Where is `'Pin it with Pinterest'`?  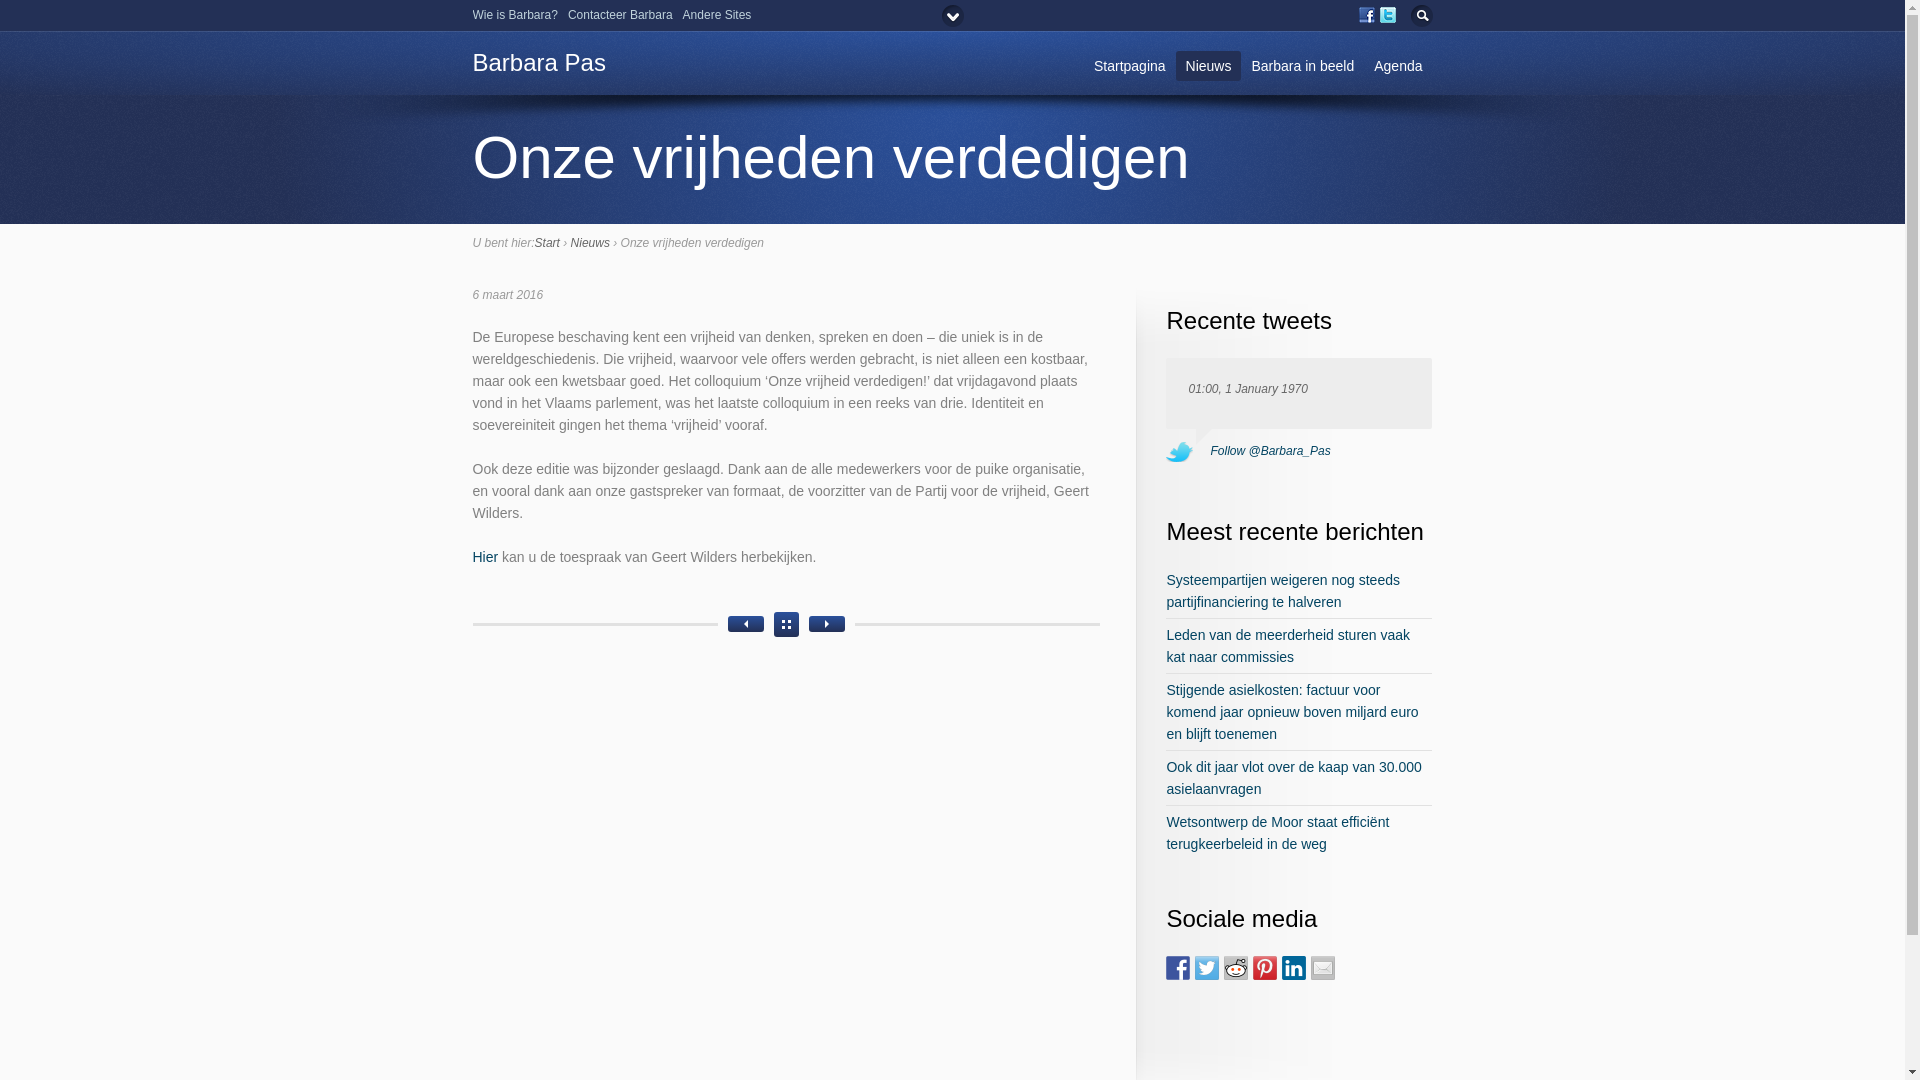 'Pin it with Pinterest' is located at coordinates (1264, 967).